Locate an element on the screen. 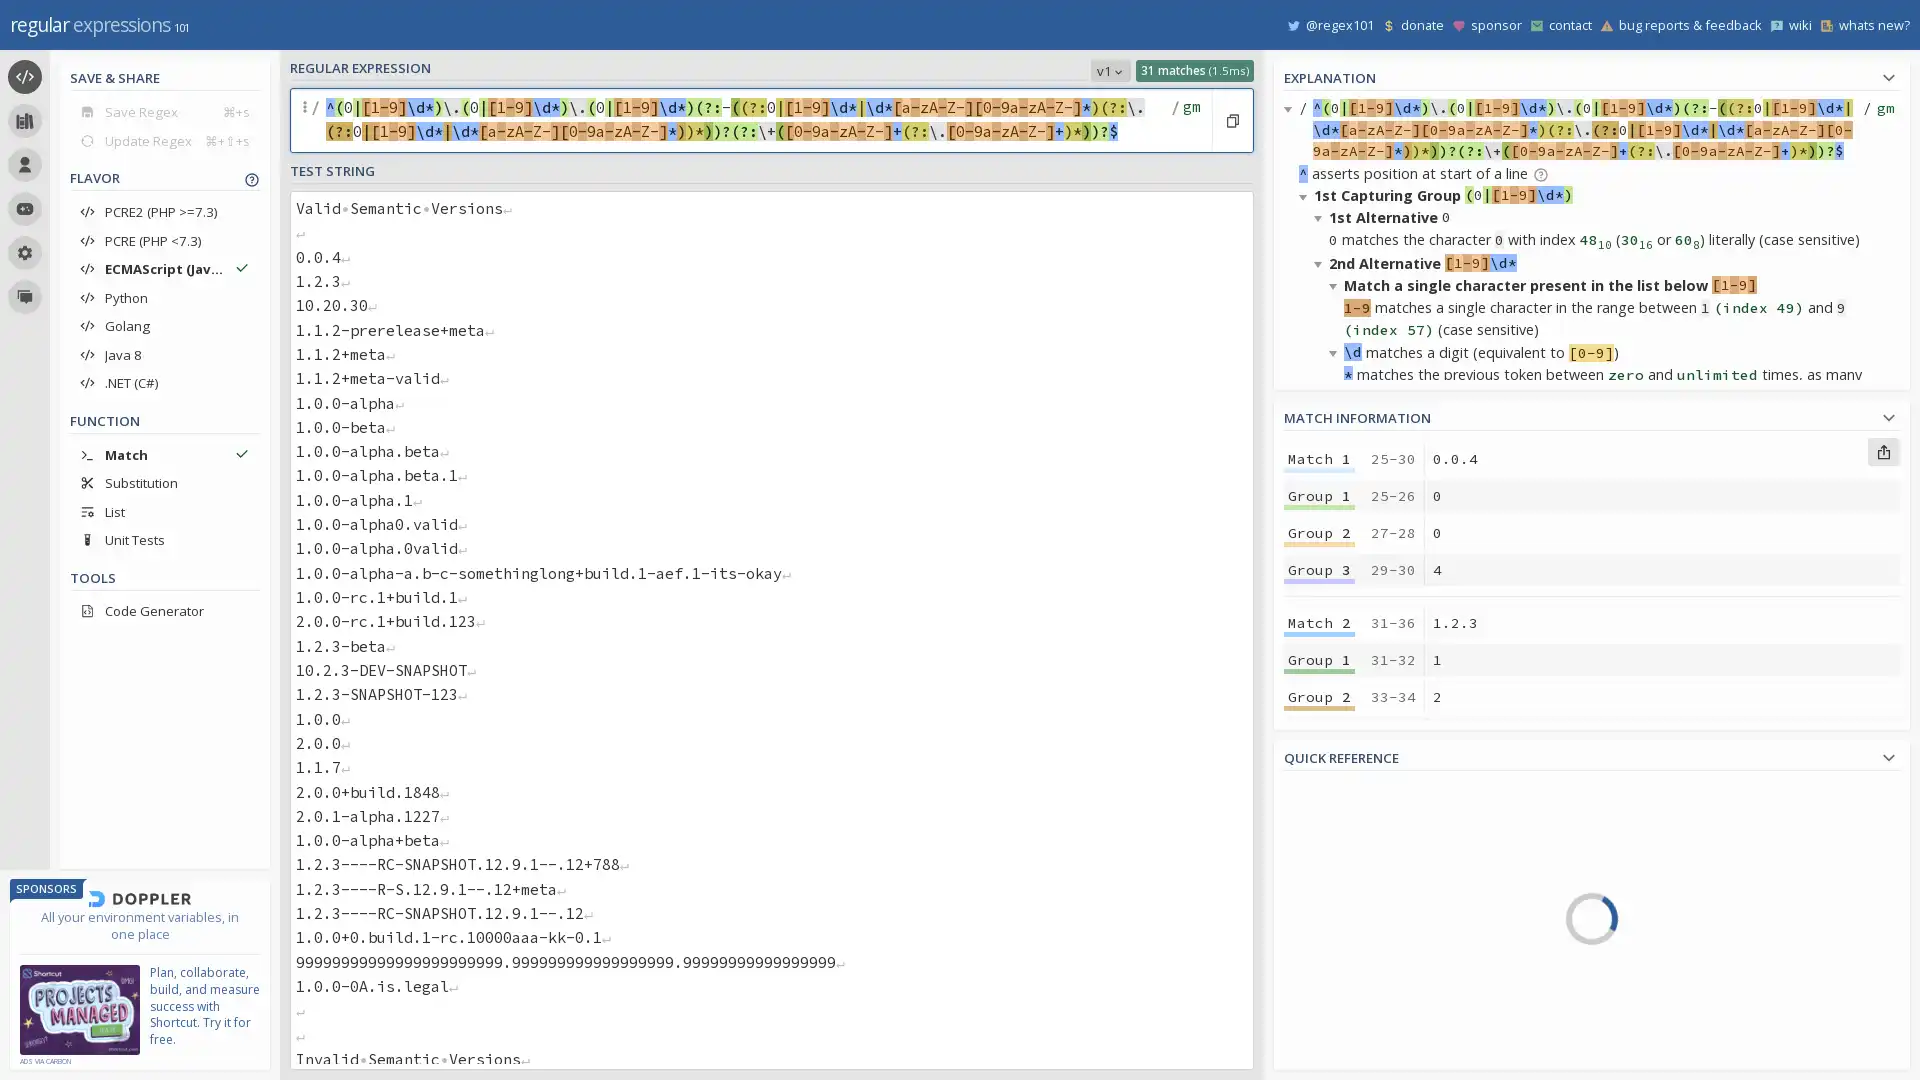 This screenshot has width=1920, height=1080. Collapse Subtree is located at coordinates (1321, 760).